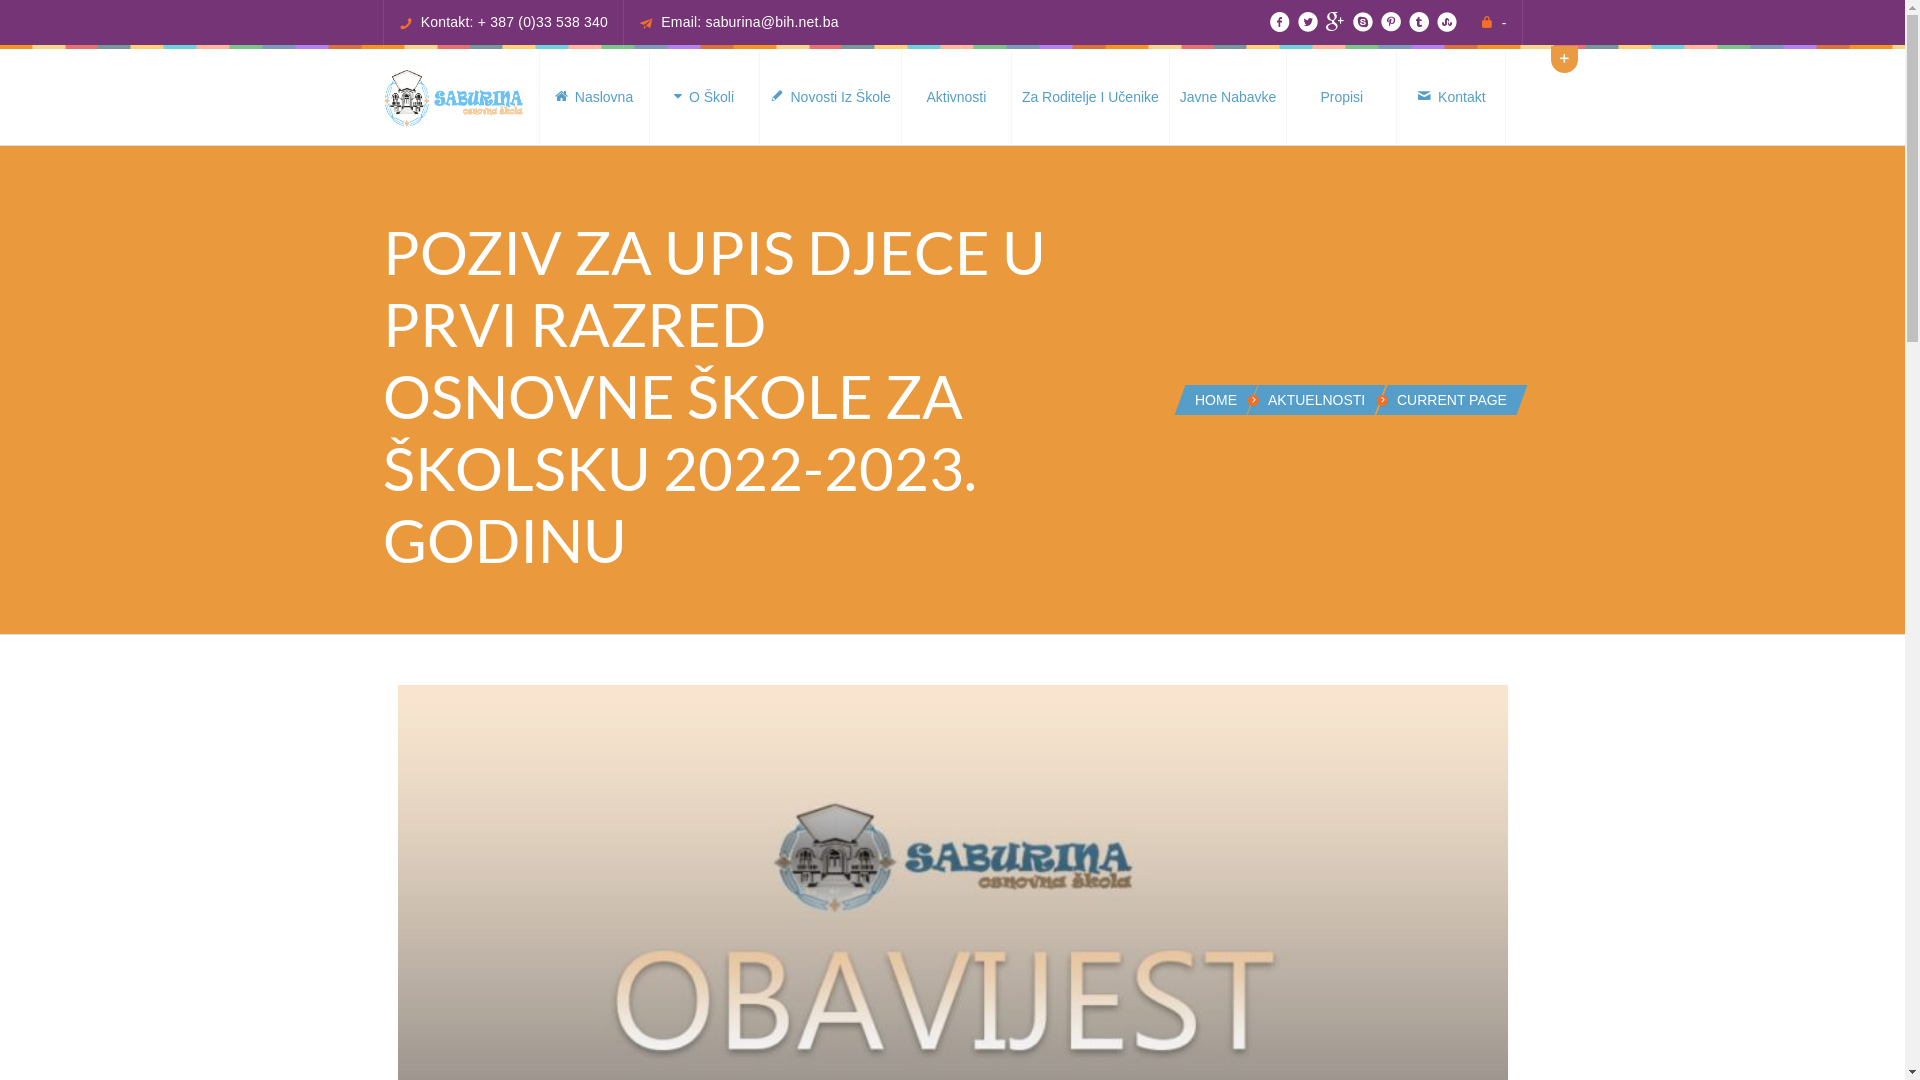 The image size is (1920, 1080). What do you see at coordinates (1504, 23) in the screenshot?
I see `'-'` at bounding box center [1504, 23].